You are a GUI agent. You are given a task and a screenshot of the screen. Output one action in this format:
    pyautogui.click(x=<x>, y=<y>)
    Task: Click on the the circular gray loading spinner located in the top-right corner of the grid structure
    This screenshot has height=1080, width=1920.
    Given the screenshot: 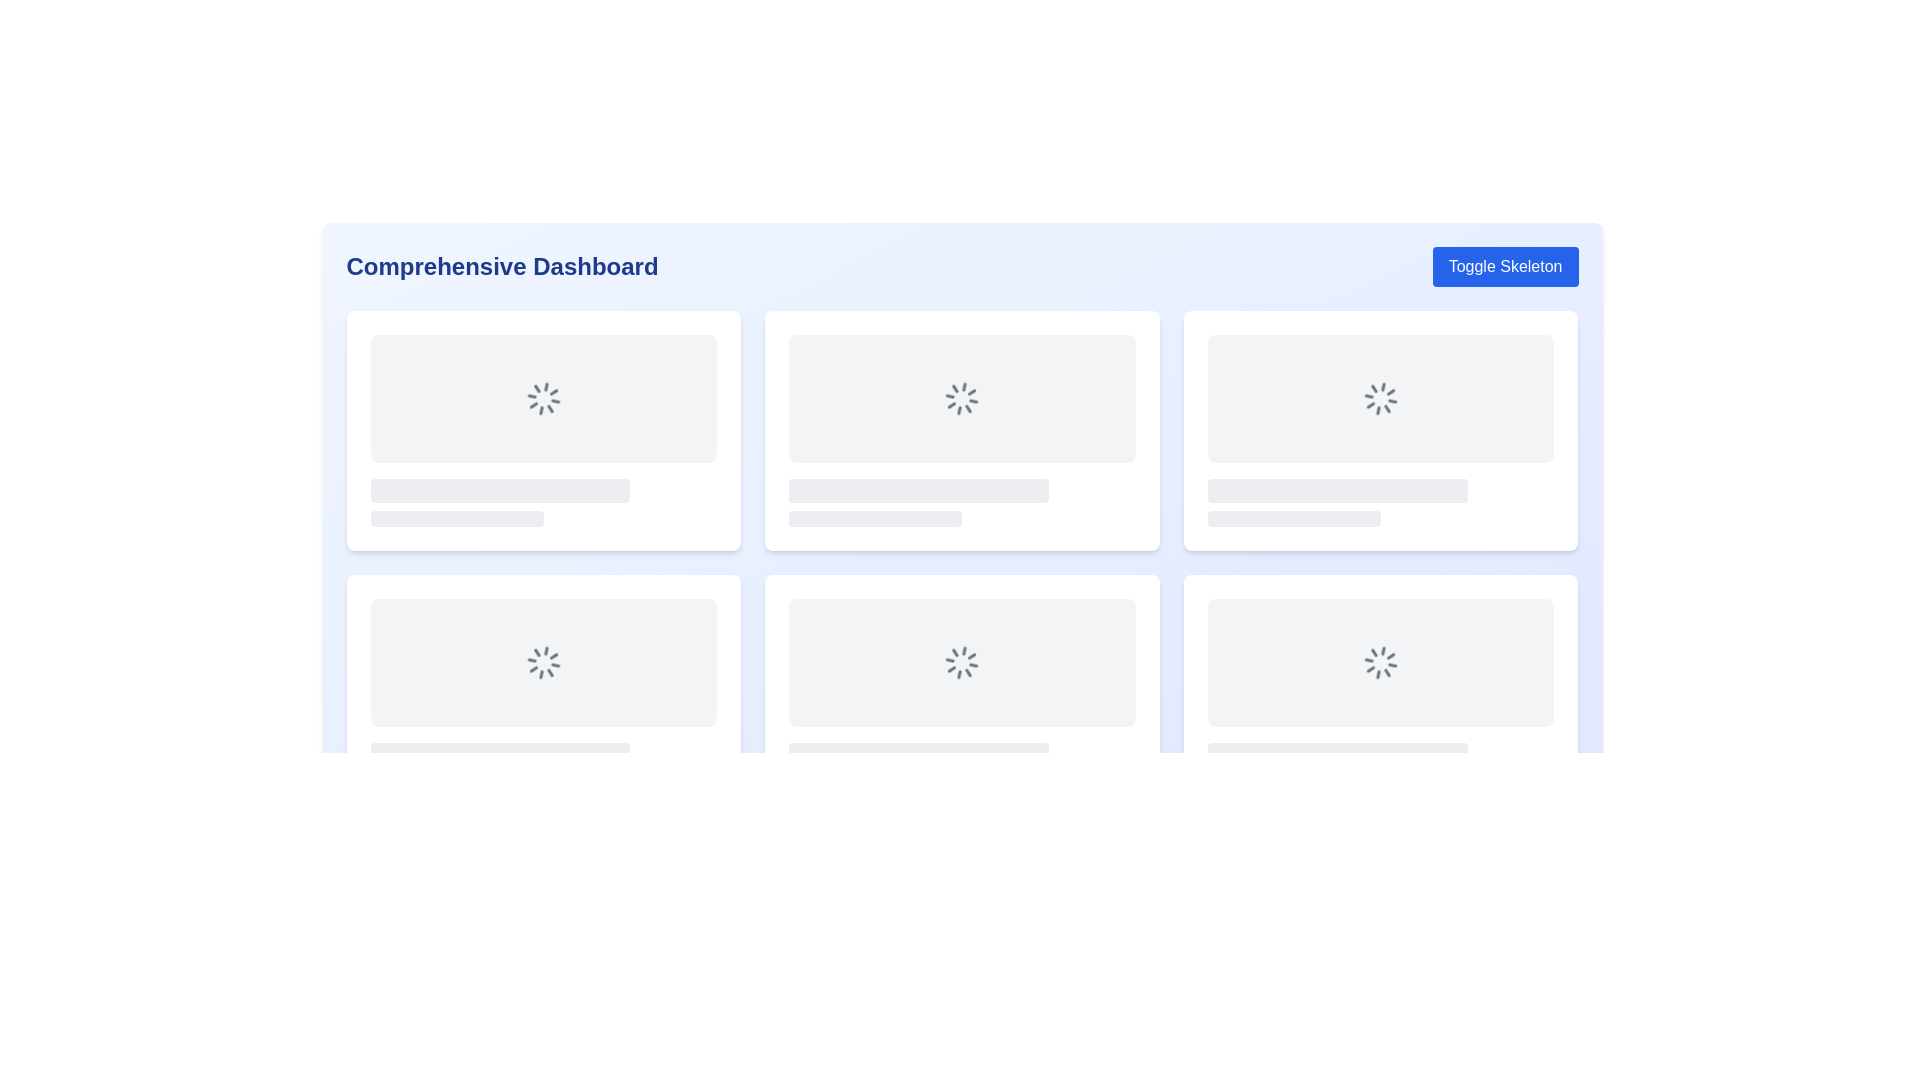 What is the action you would take?
    pyautogui.click(x=1380, y=398)
    